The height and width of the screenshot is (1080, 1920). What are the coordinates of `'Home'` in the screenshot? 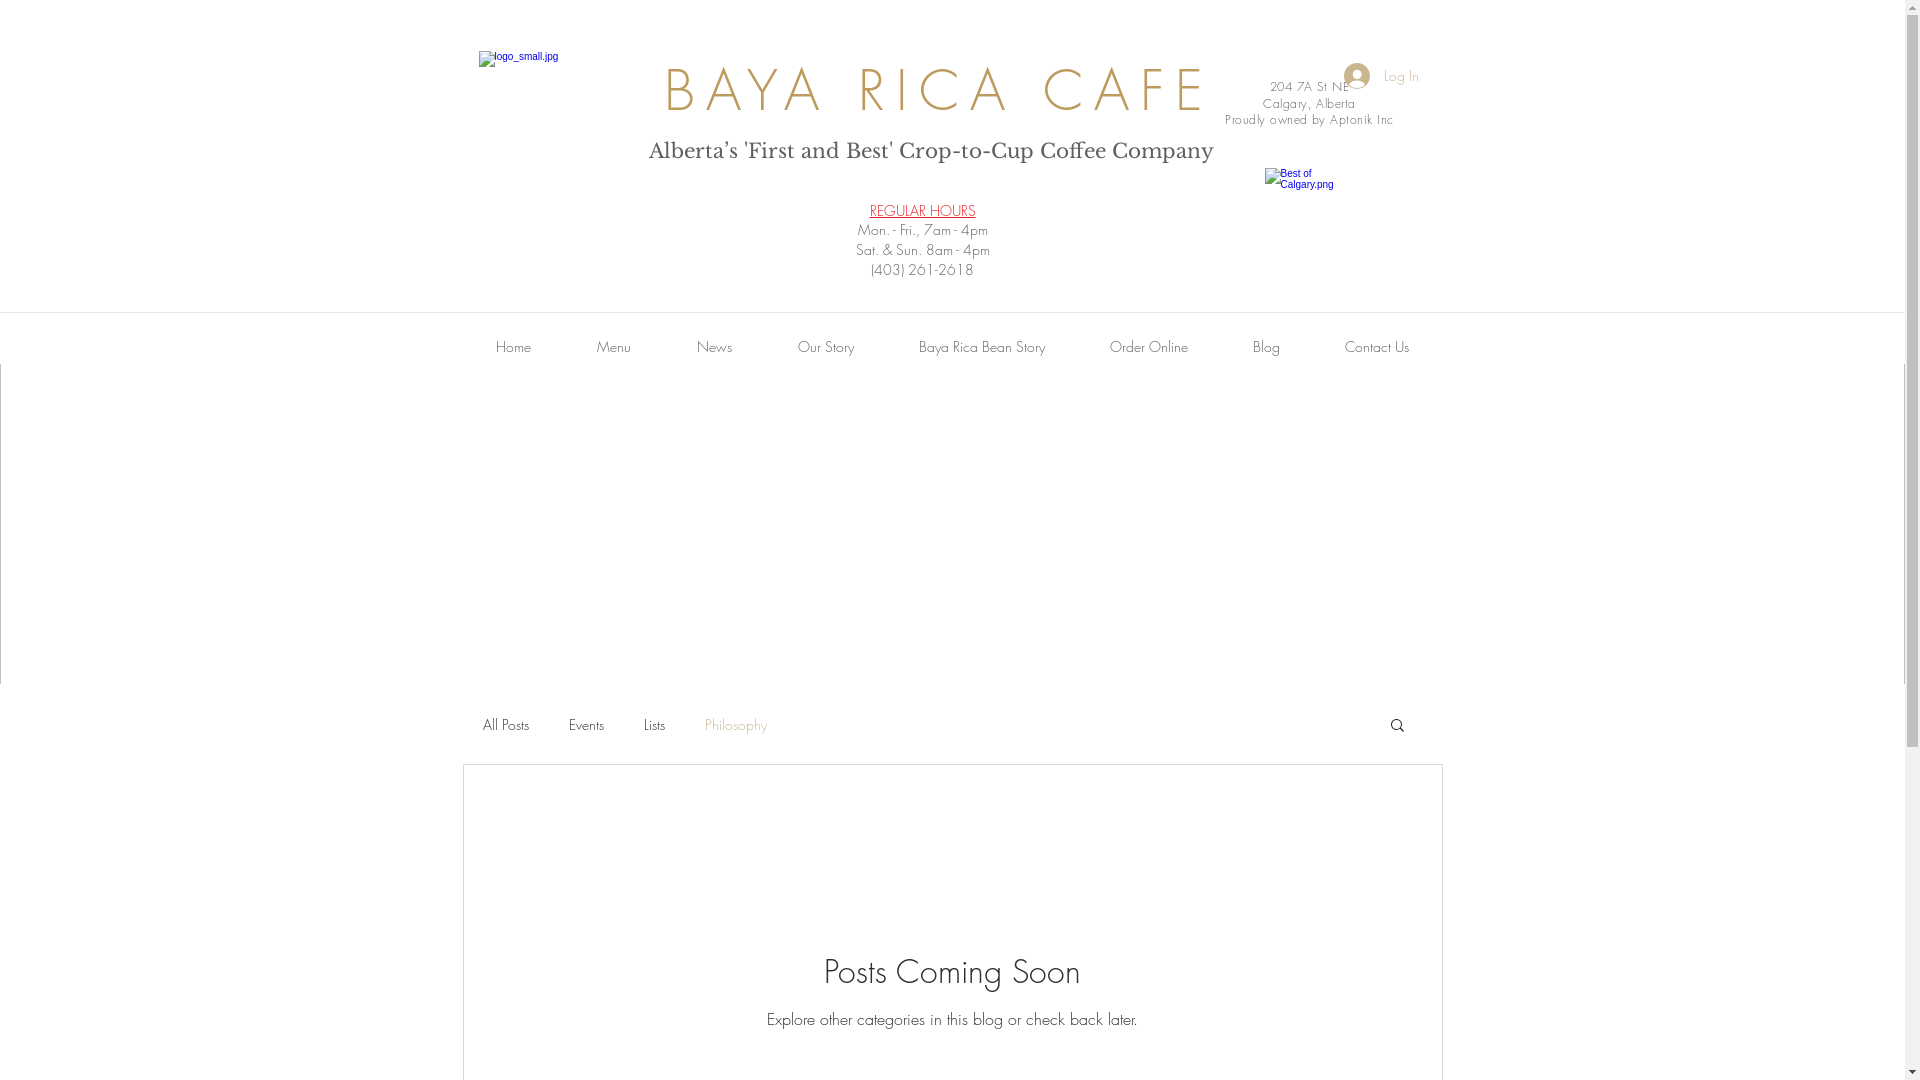 It's located at (512, 346).